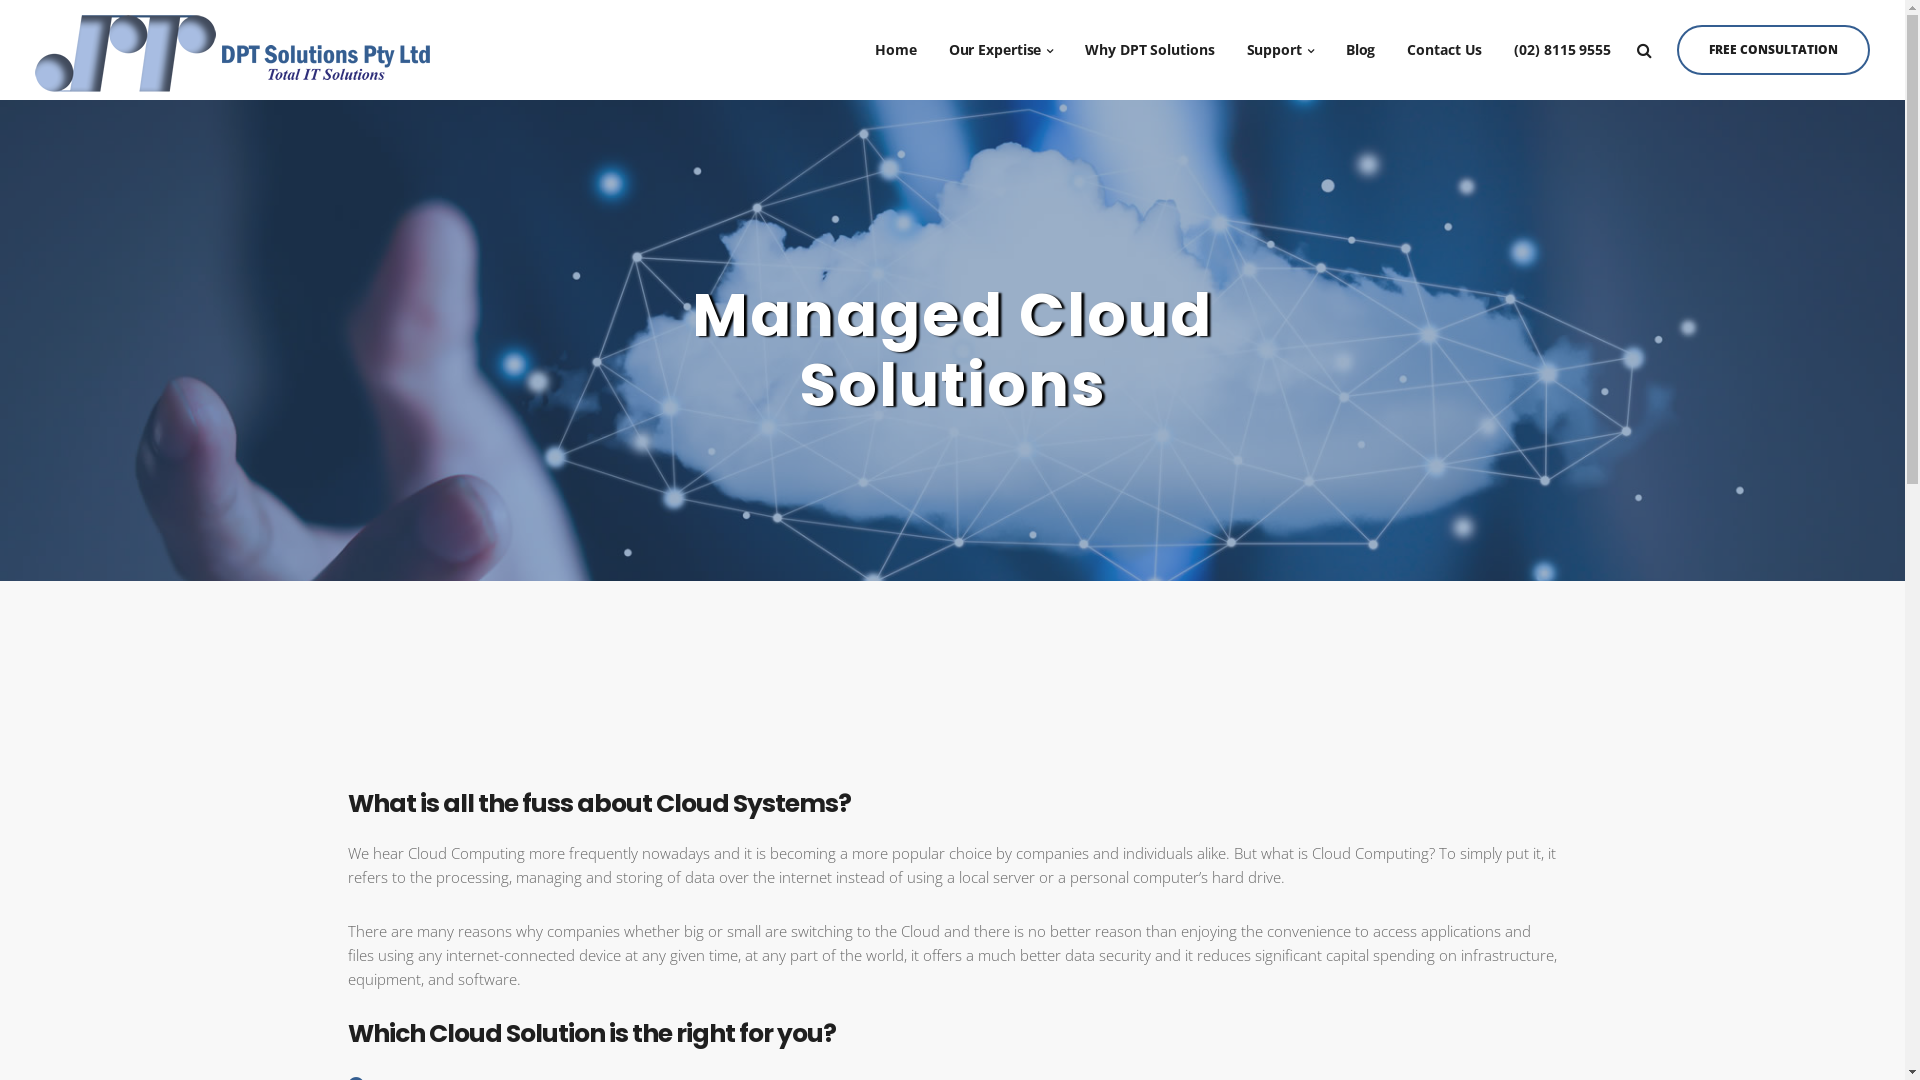  Describe the element at coordinates (1509, 1041) in the screenshot. I see `'Terms & Conditions'` at that location.